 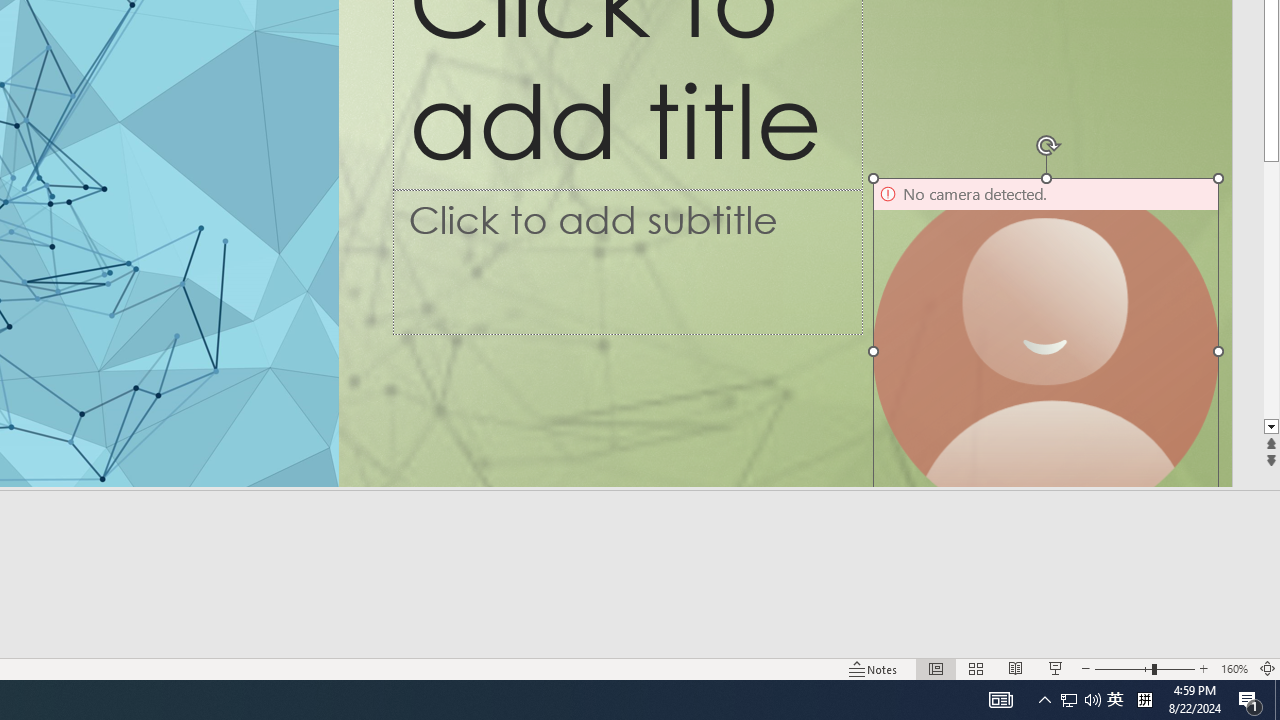 I want to click on 'Action Center, 1 new notification', so click(x=1250, y=698).